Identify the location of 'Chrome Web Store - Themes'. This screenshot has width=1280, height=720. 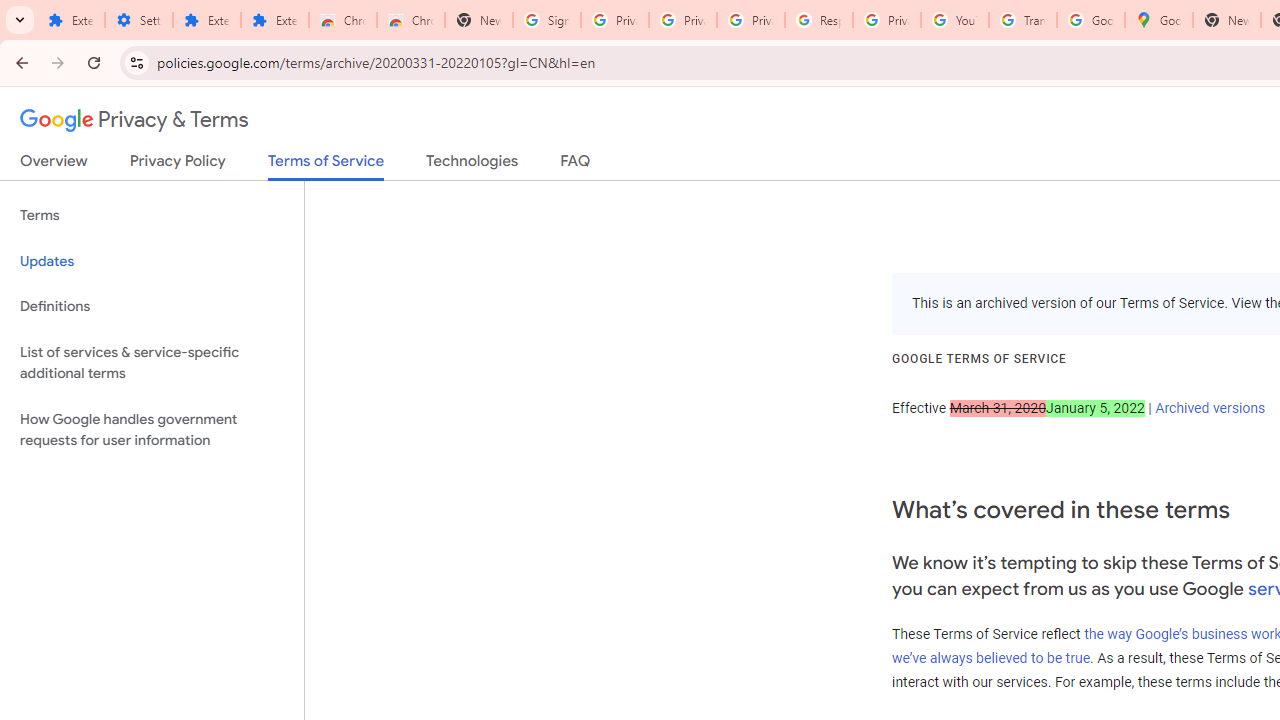
(410, 20).